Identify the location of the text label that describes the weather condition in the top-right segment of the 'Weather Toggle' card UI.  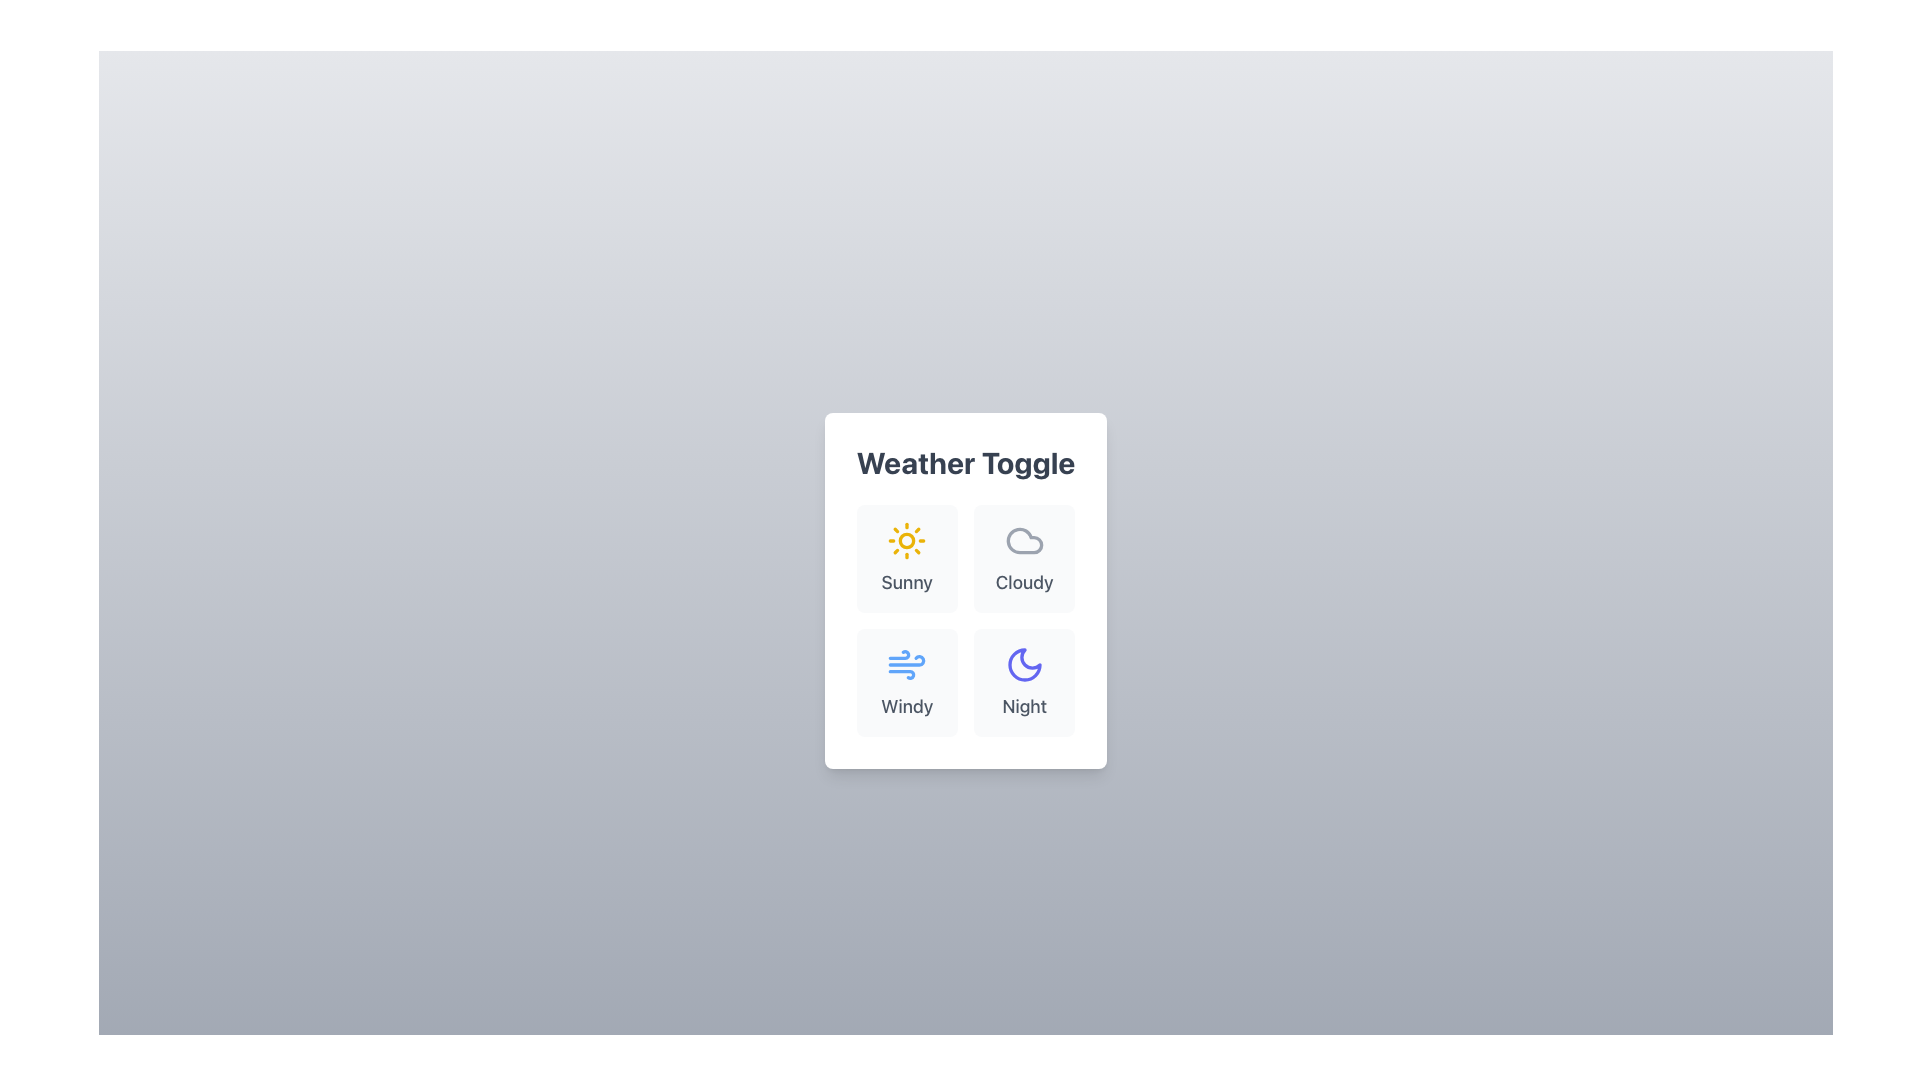
(1024, 582).